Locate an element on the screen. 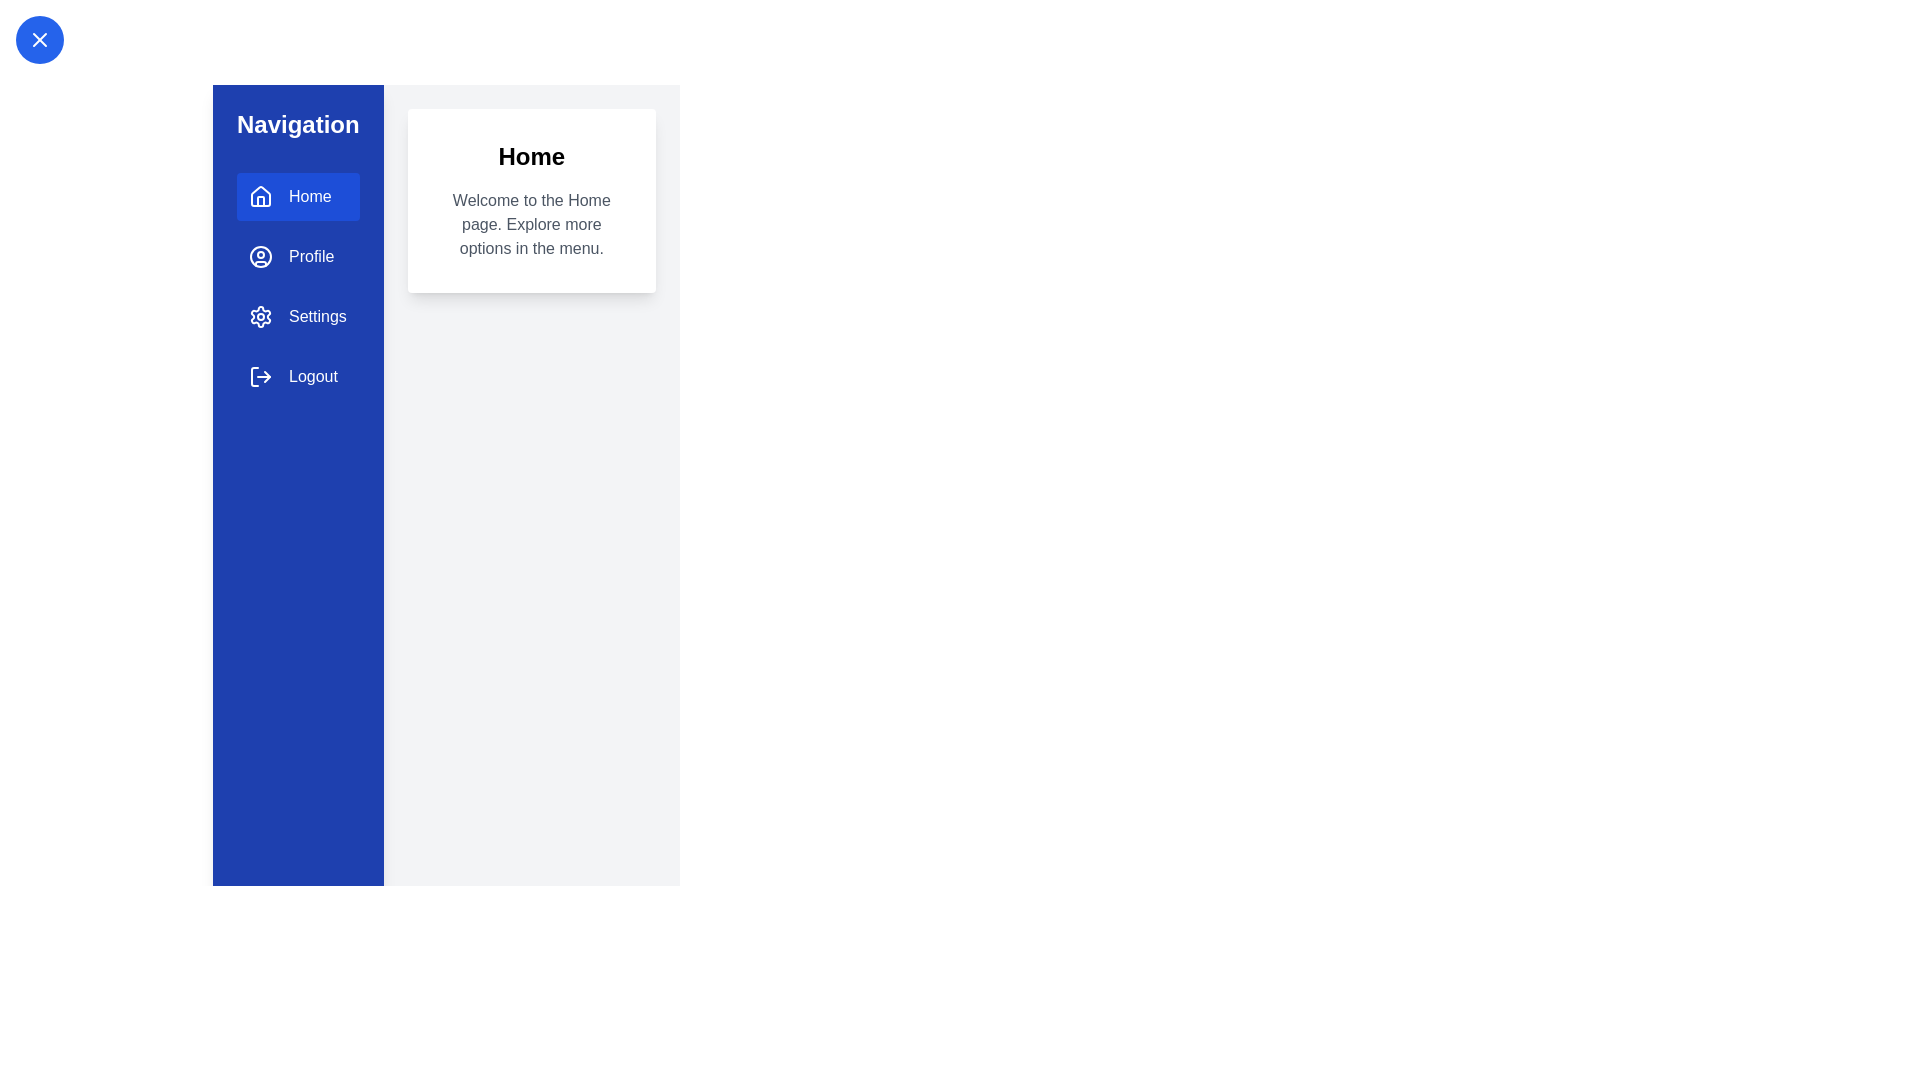  the navigation option Logout to trigger its visual effect is located at coordinates (296, 377).